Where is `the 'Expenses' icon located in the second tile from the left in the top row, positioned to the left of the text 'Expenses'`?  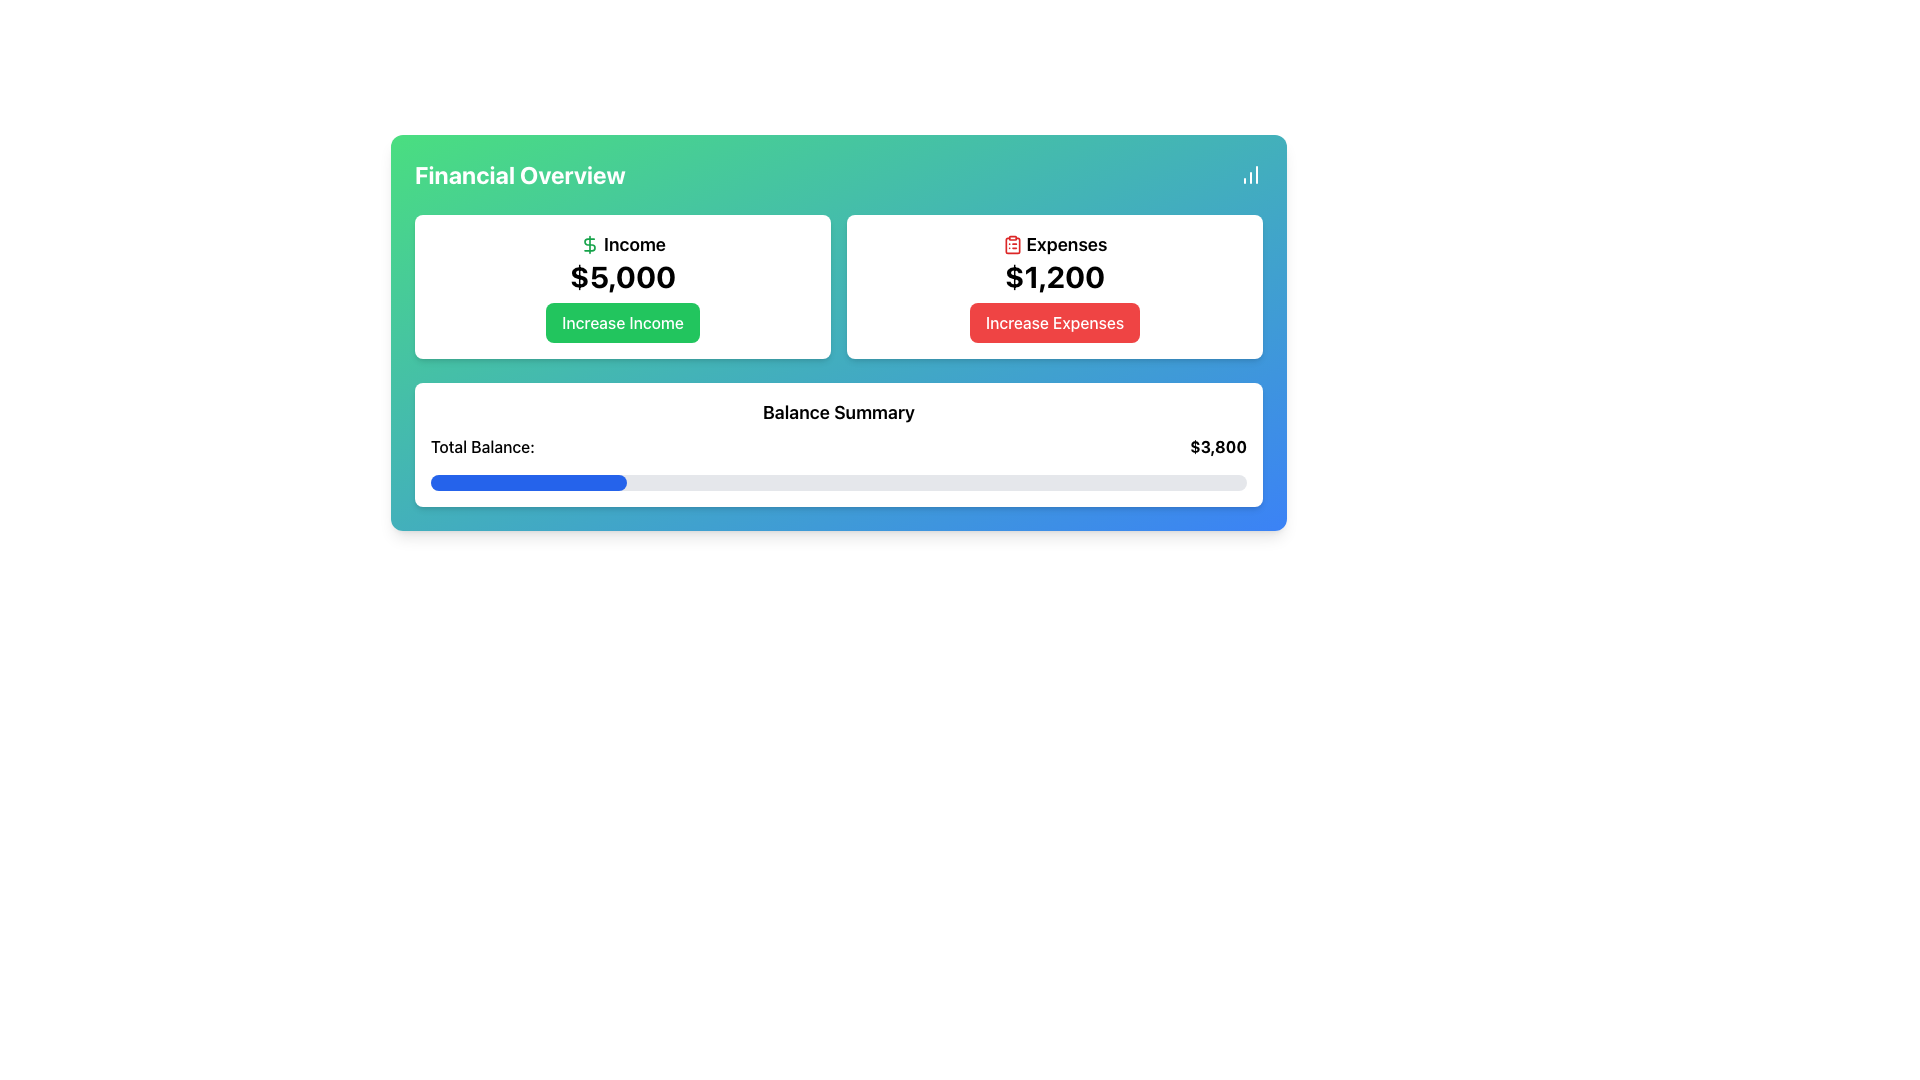 the 'Expenses' icon located in the second tile from the left in the top row, positioned to the left of the text 'Expenses' is located at coordinates (1012, 244).